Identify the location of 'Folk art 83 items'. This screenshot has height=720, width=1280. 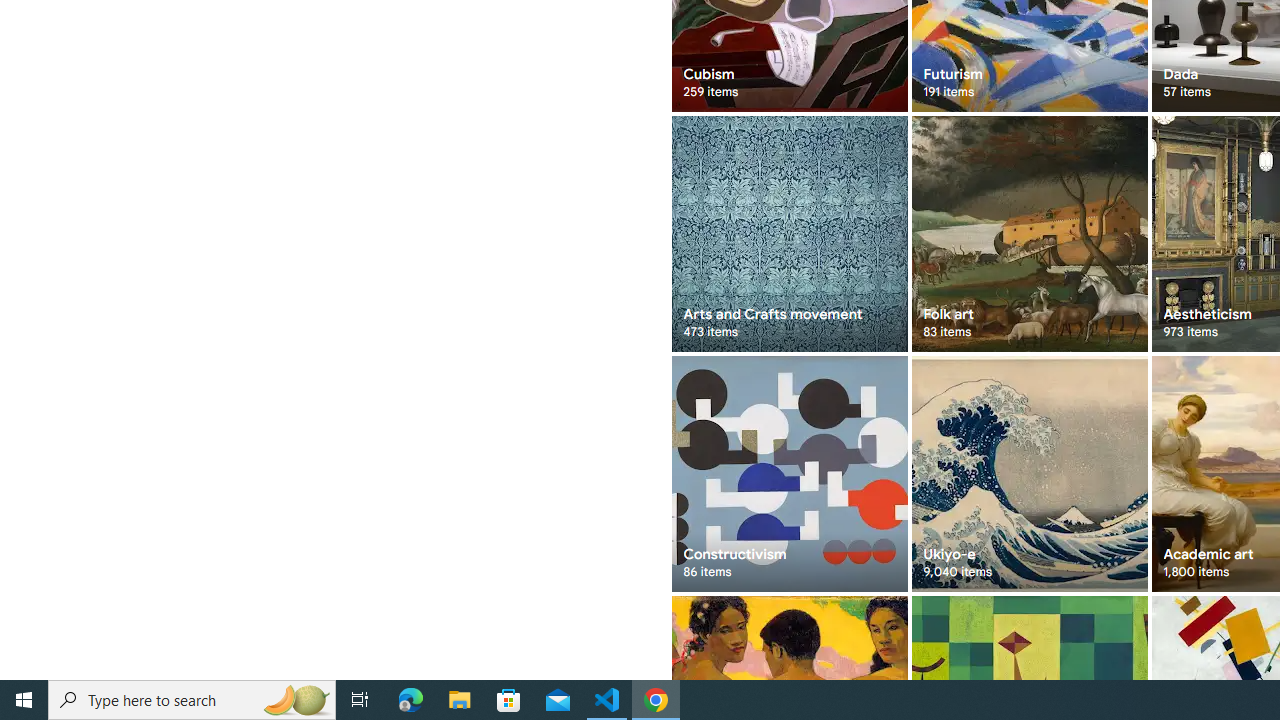
(1029, 233).